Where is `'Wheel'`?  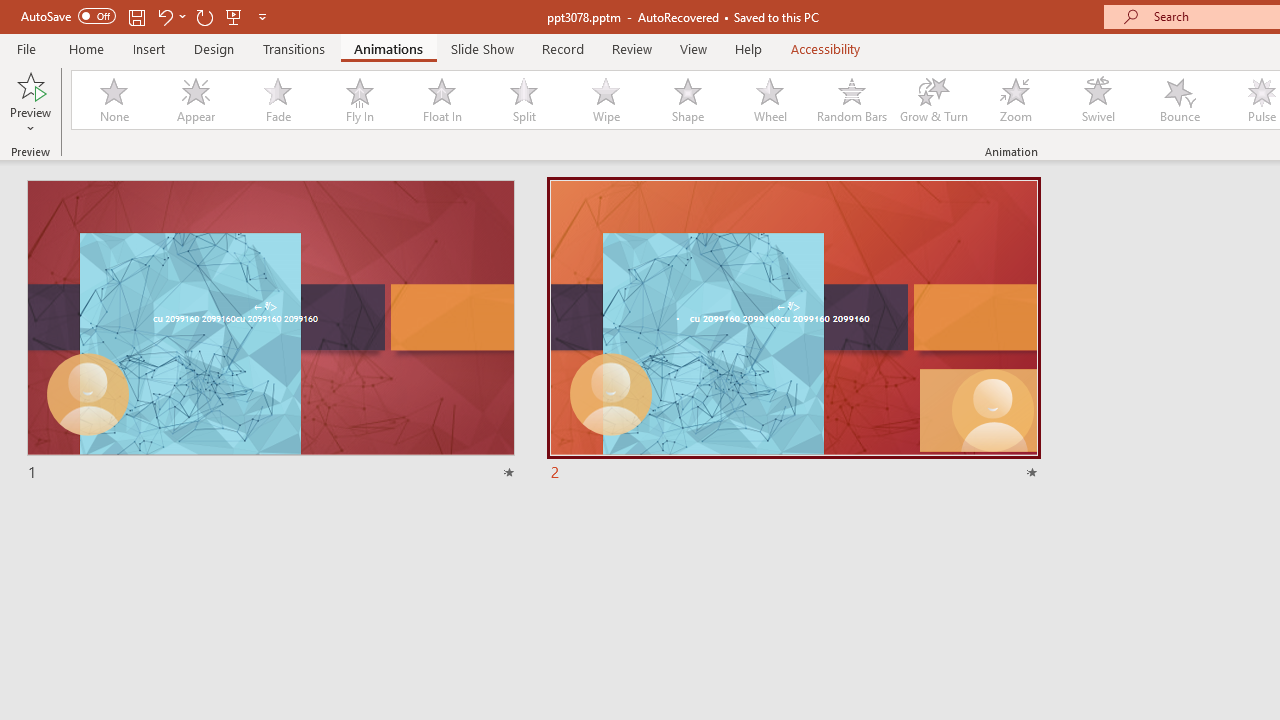
'Wheel' is located at coordinates (769, 100).